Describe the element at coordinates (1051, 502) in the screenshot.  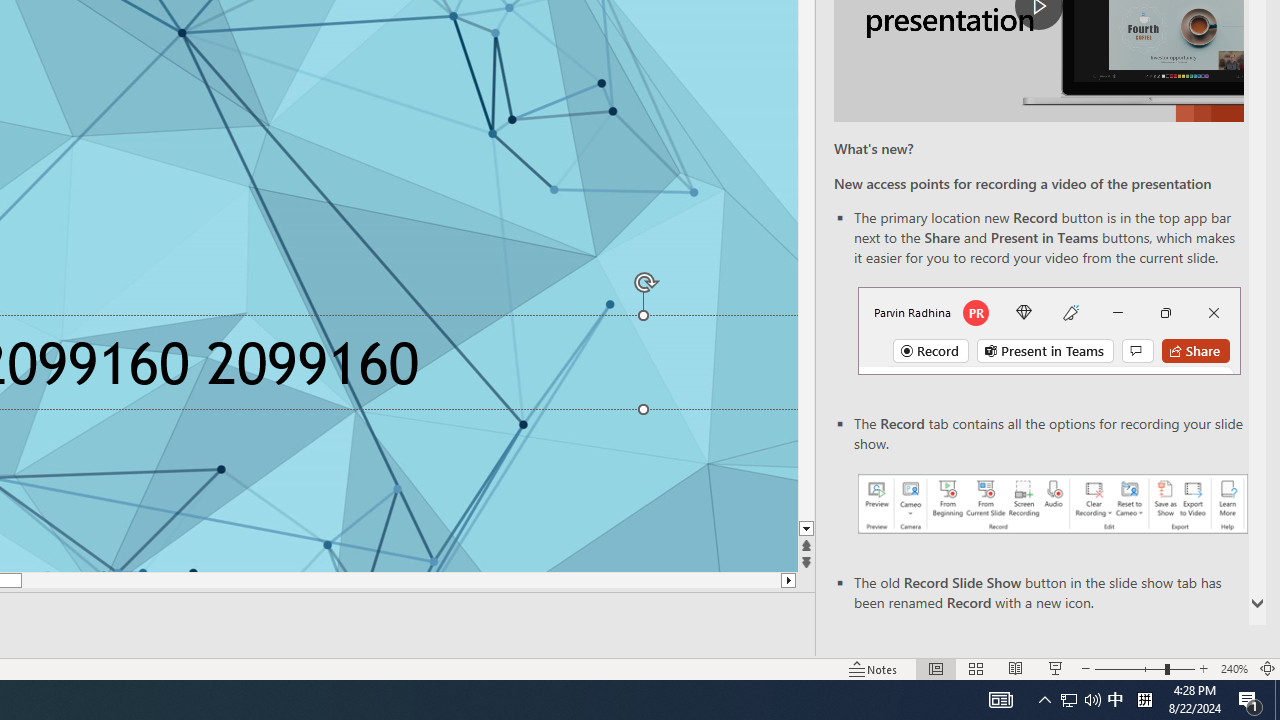
I see `'Record your presentations screenshot one'` at that location.